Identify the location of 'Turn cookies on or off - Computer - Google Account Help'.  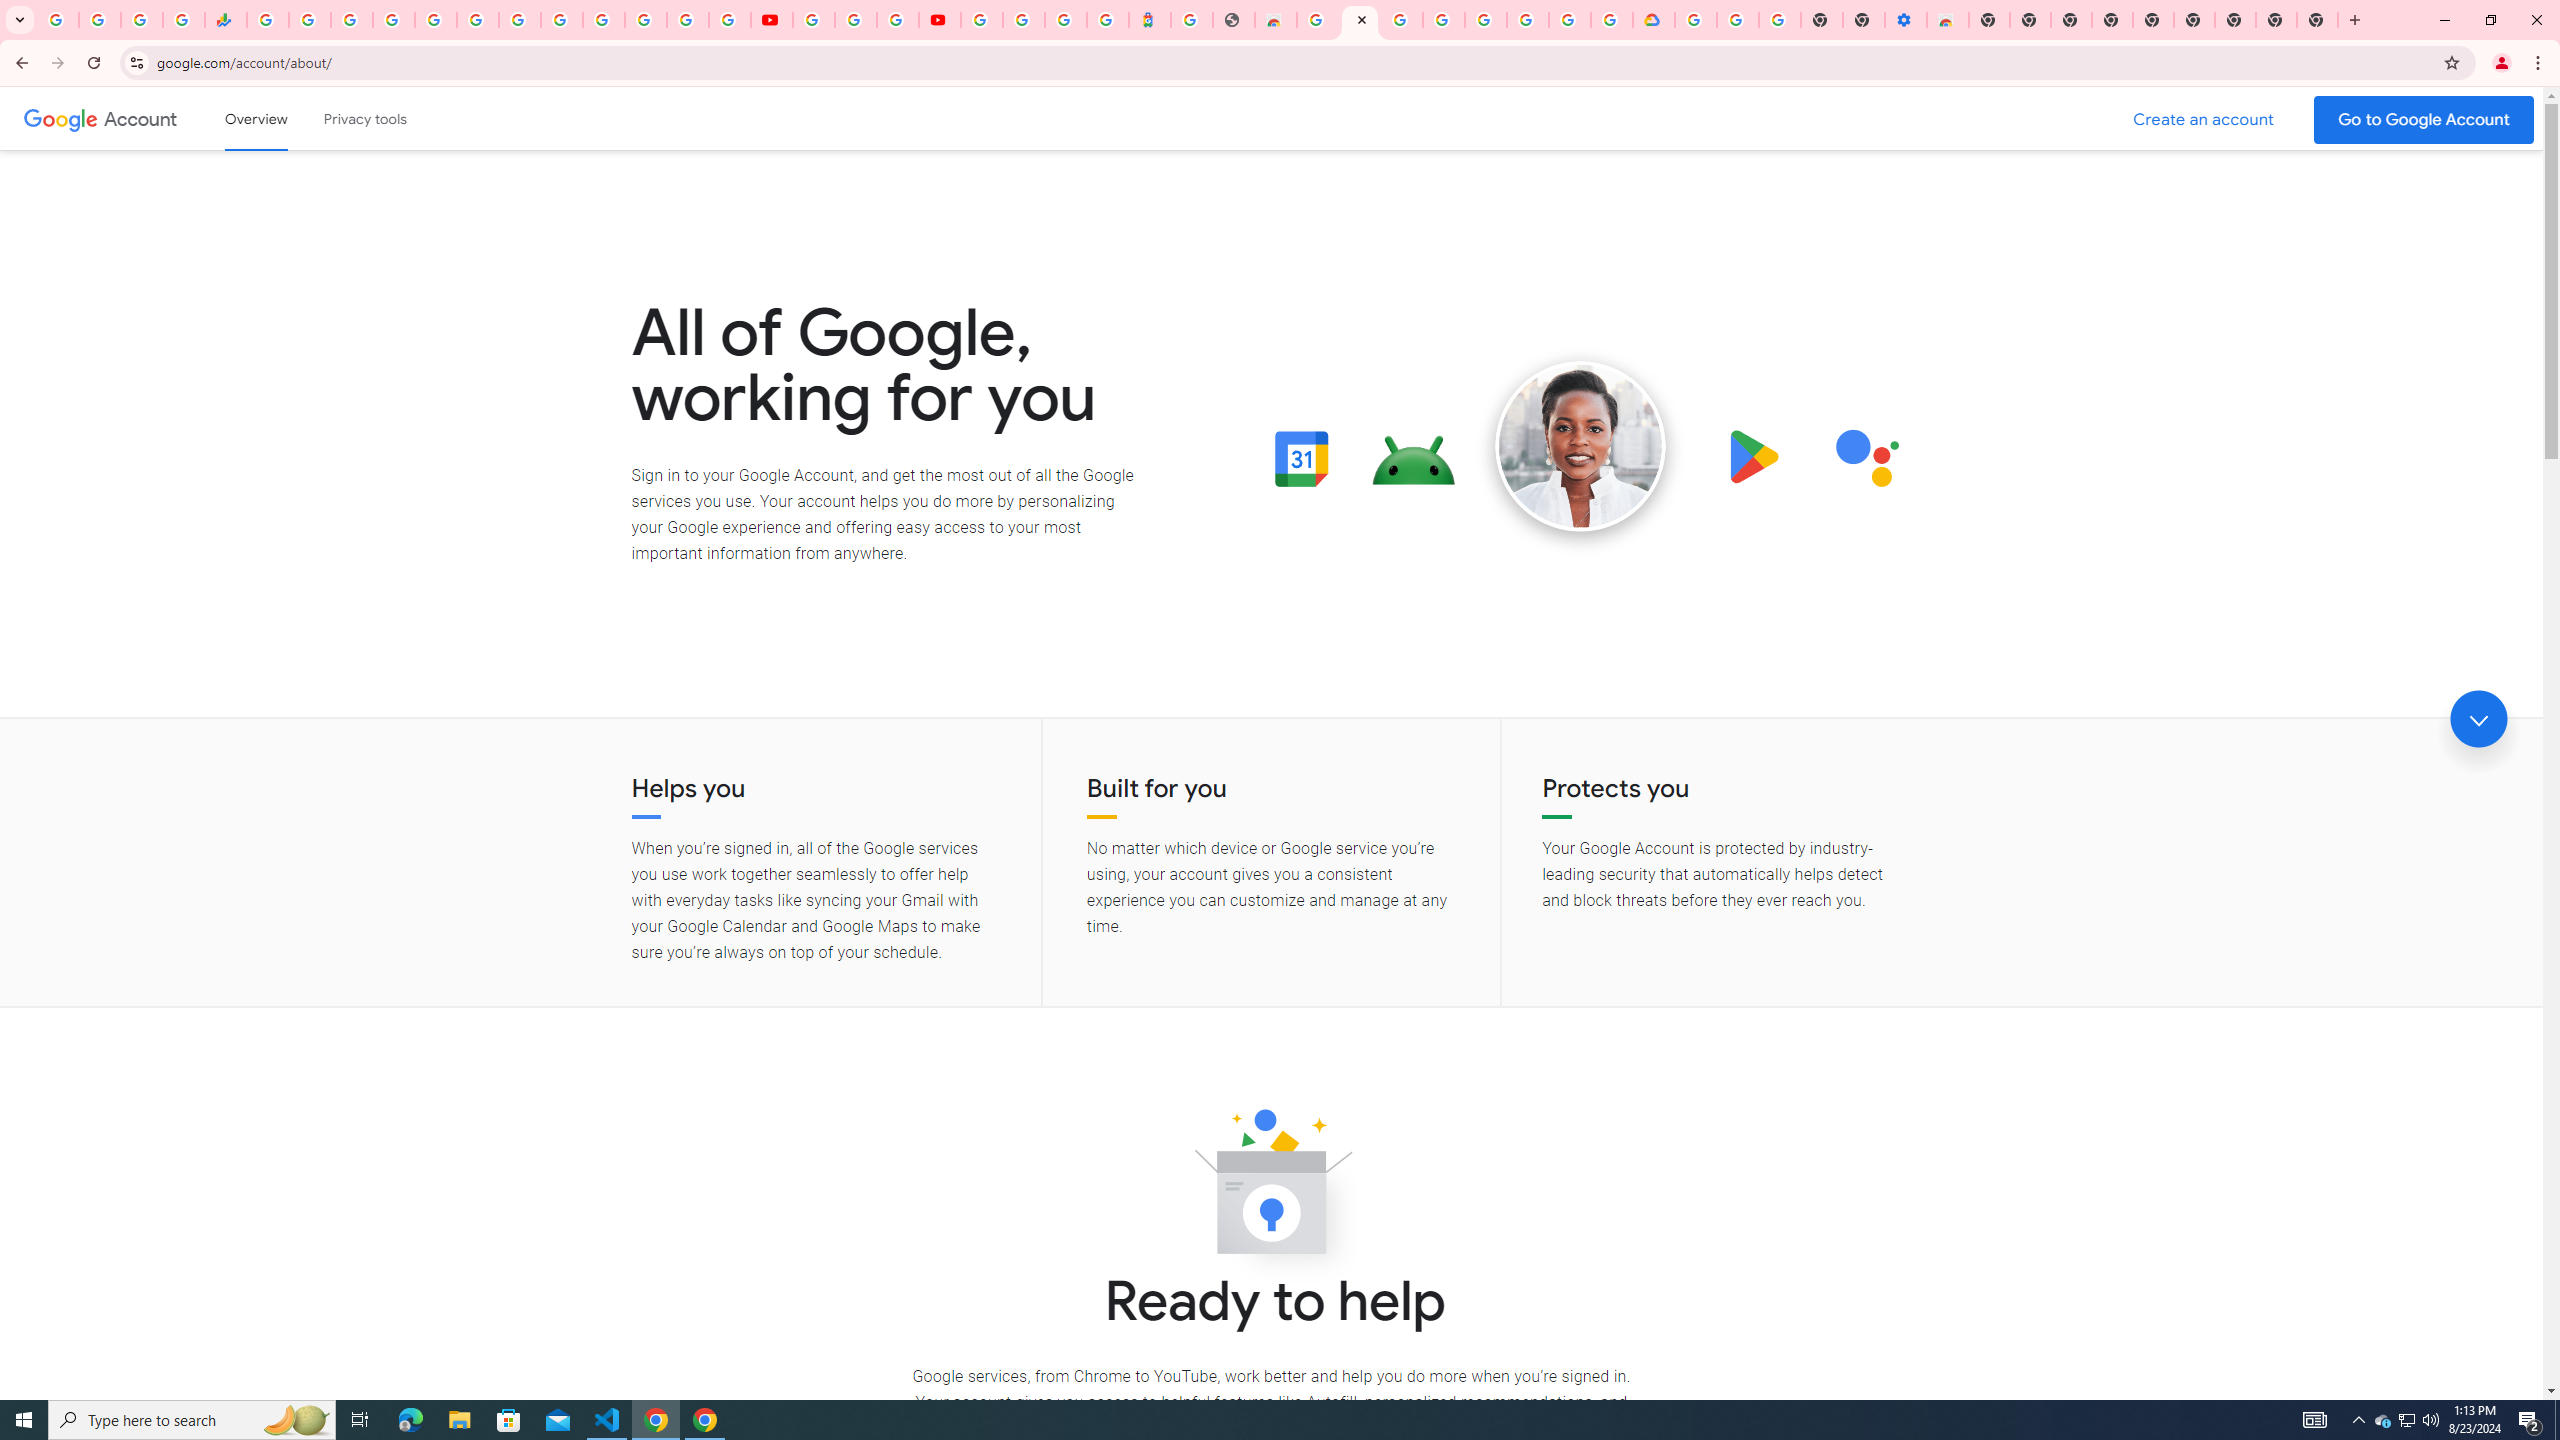
(1780, 19).